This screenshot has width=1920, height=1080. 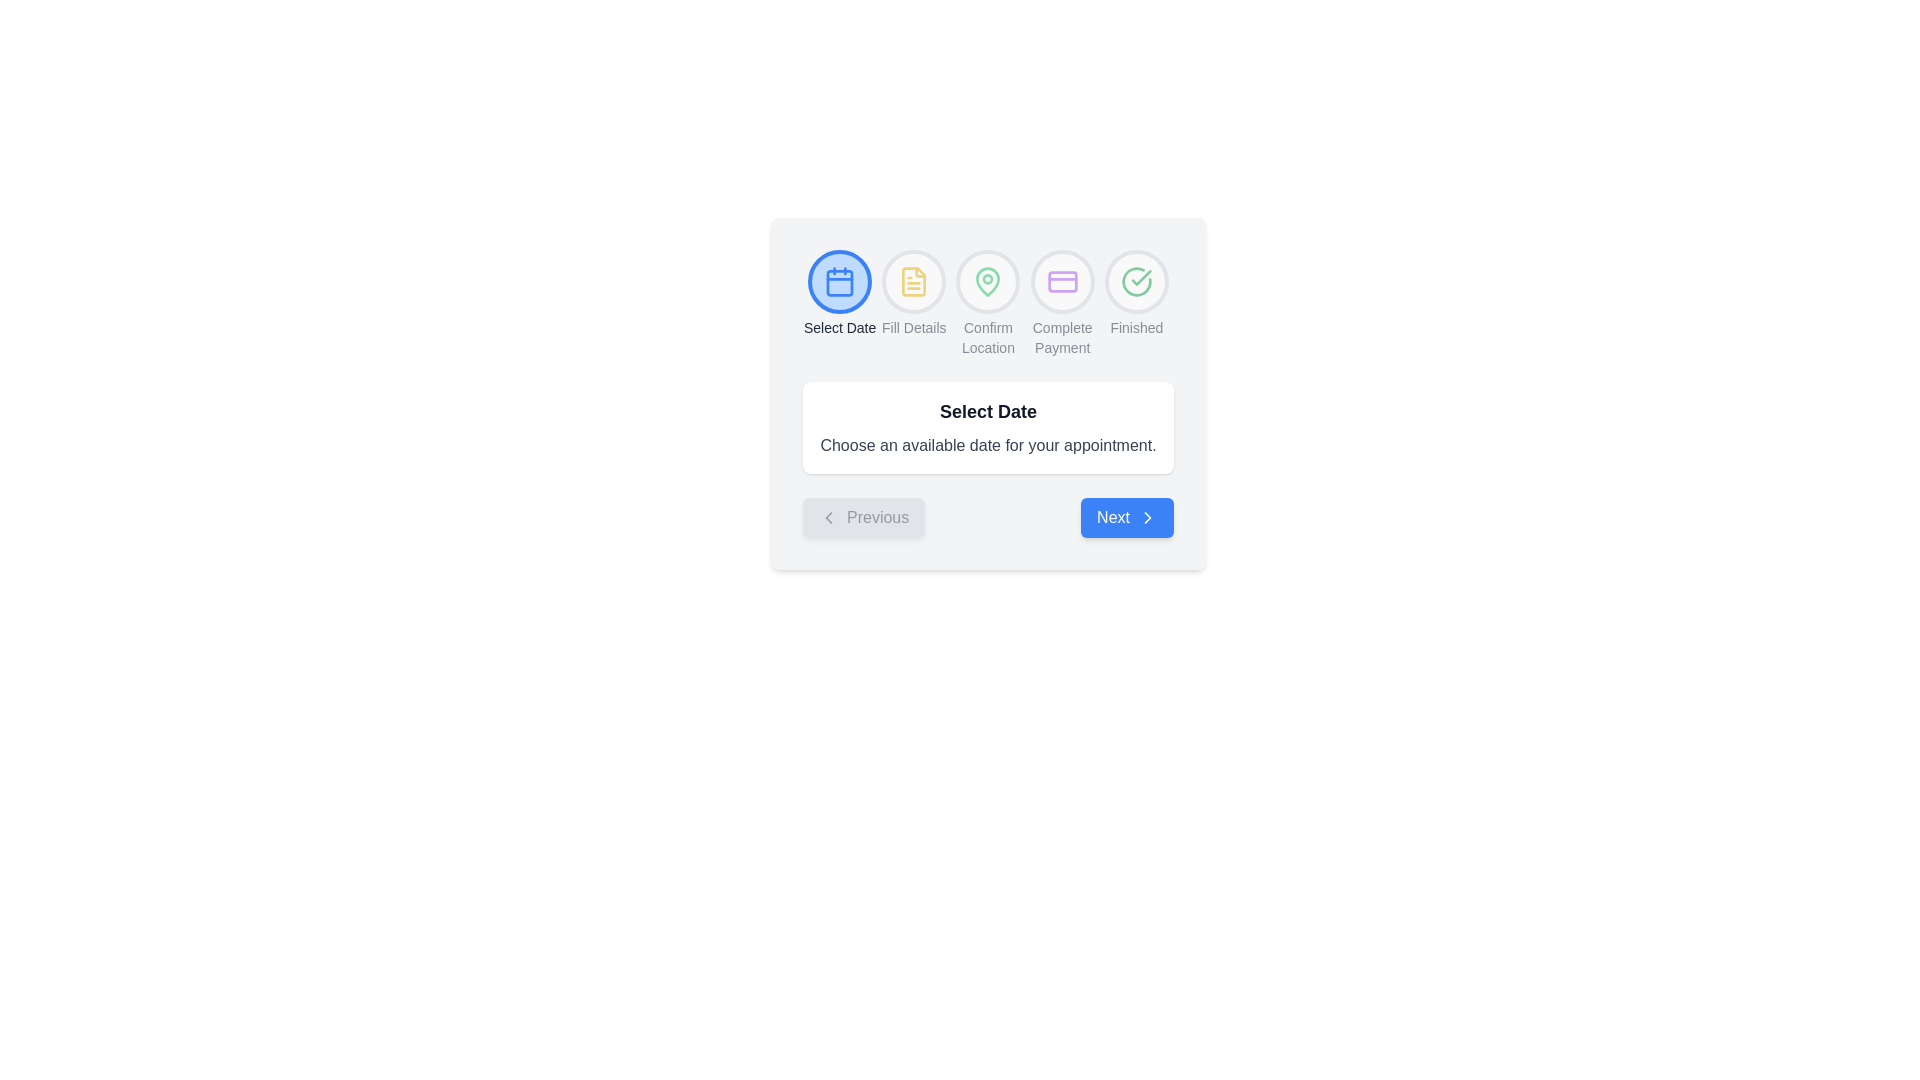 What do you see at coordinates (913, 304) in the screenshot?
I see `the second step indicator in the multi-step process UI, which is positioned between 'Select Date' and 'Confirm Location'` at bounding box center [913, 304].